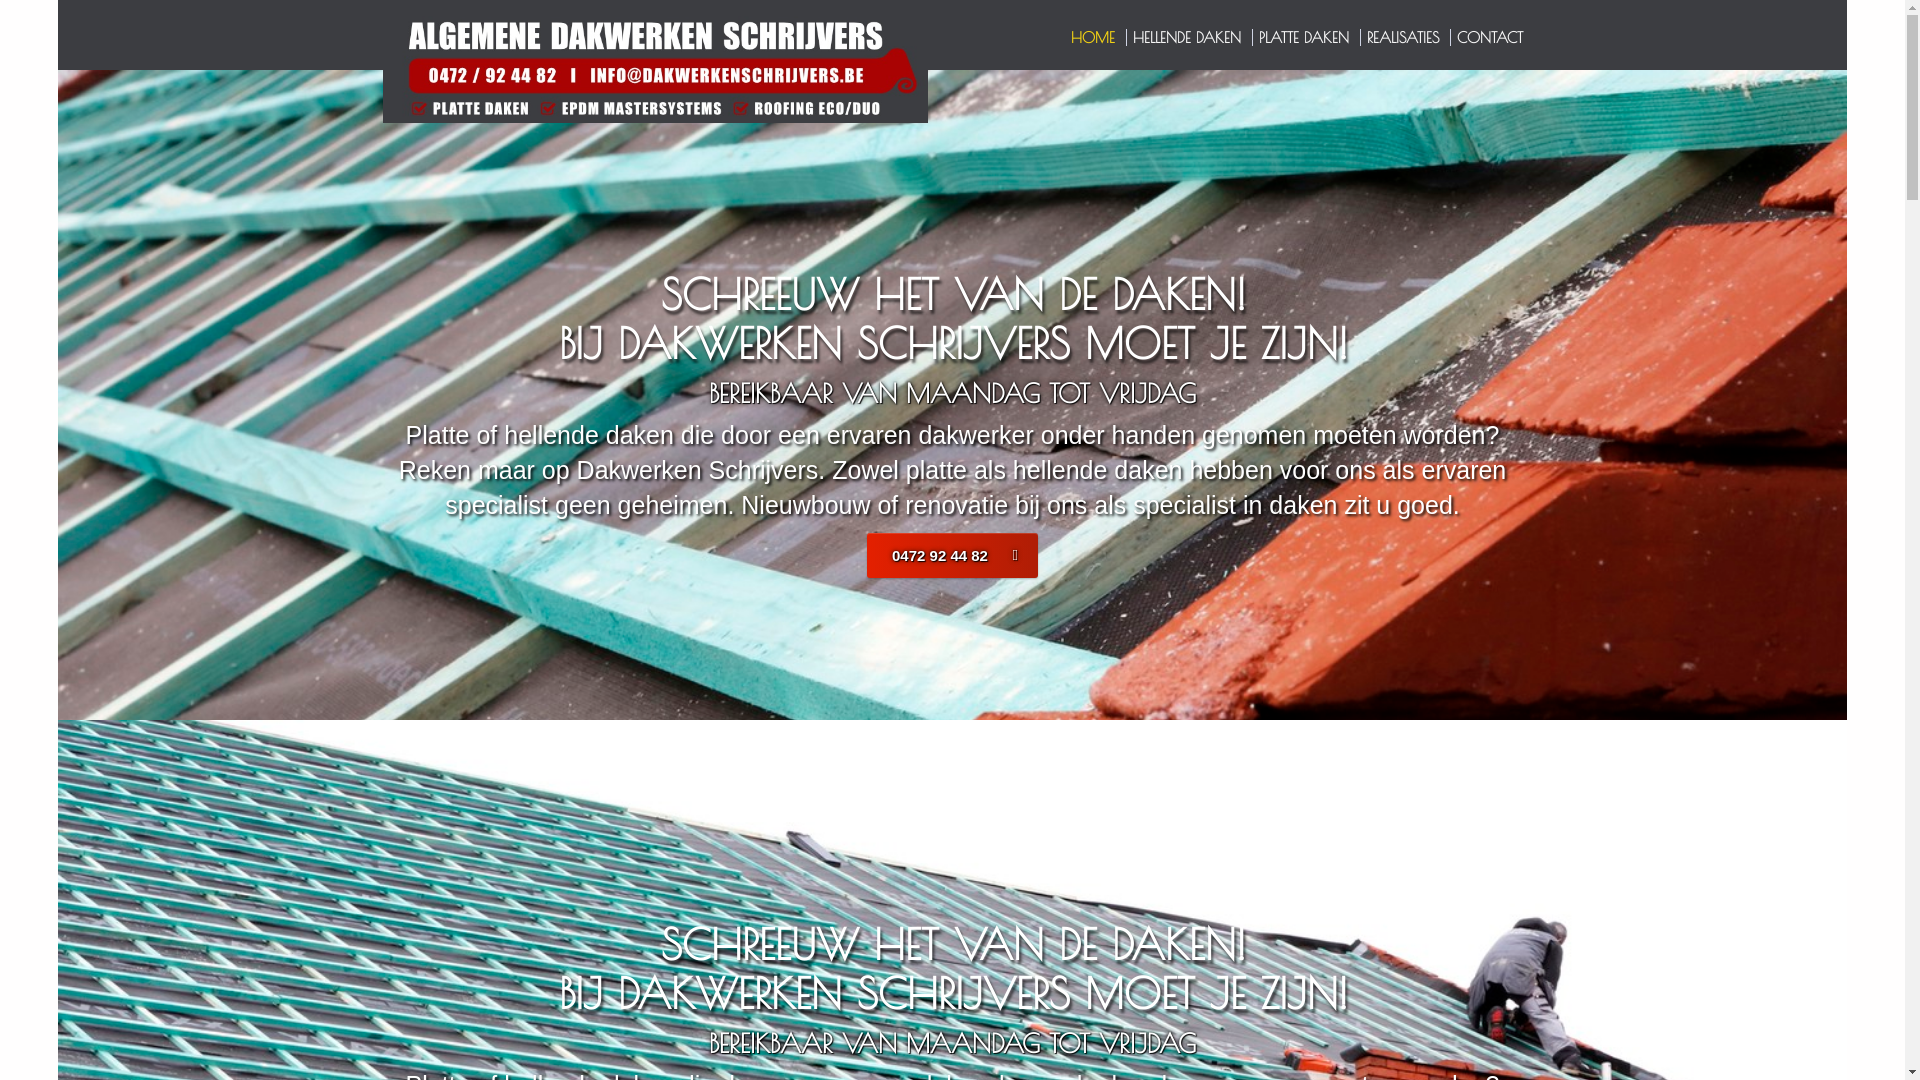 This screenshot has width=1920, height=1080. What do you see at coordinates (1488, 37) in the screenshot?
I see `'CONTACT'` at bounding box center [1488, 37].